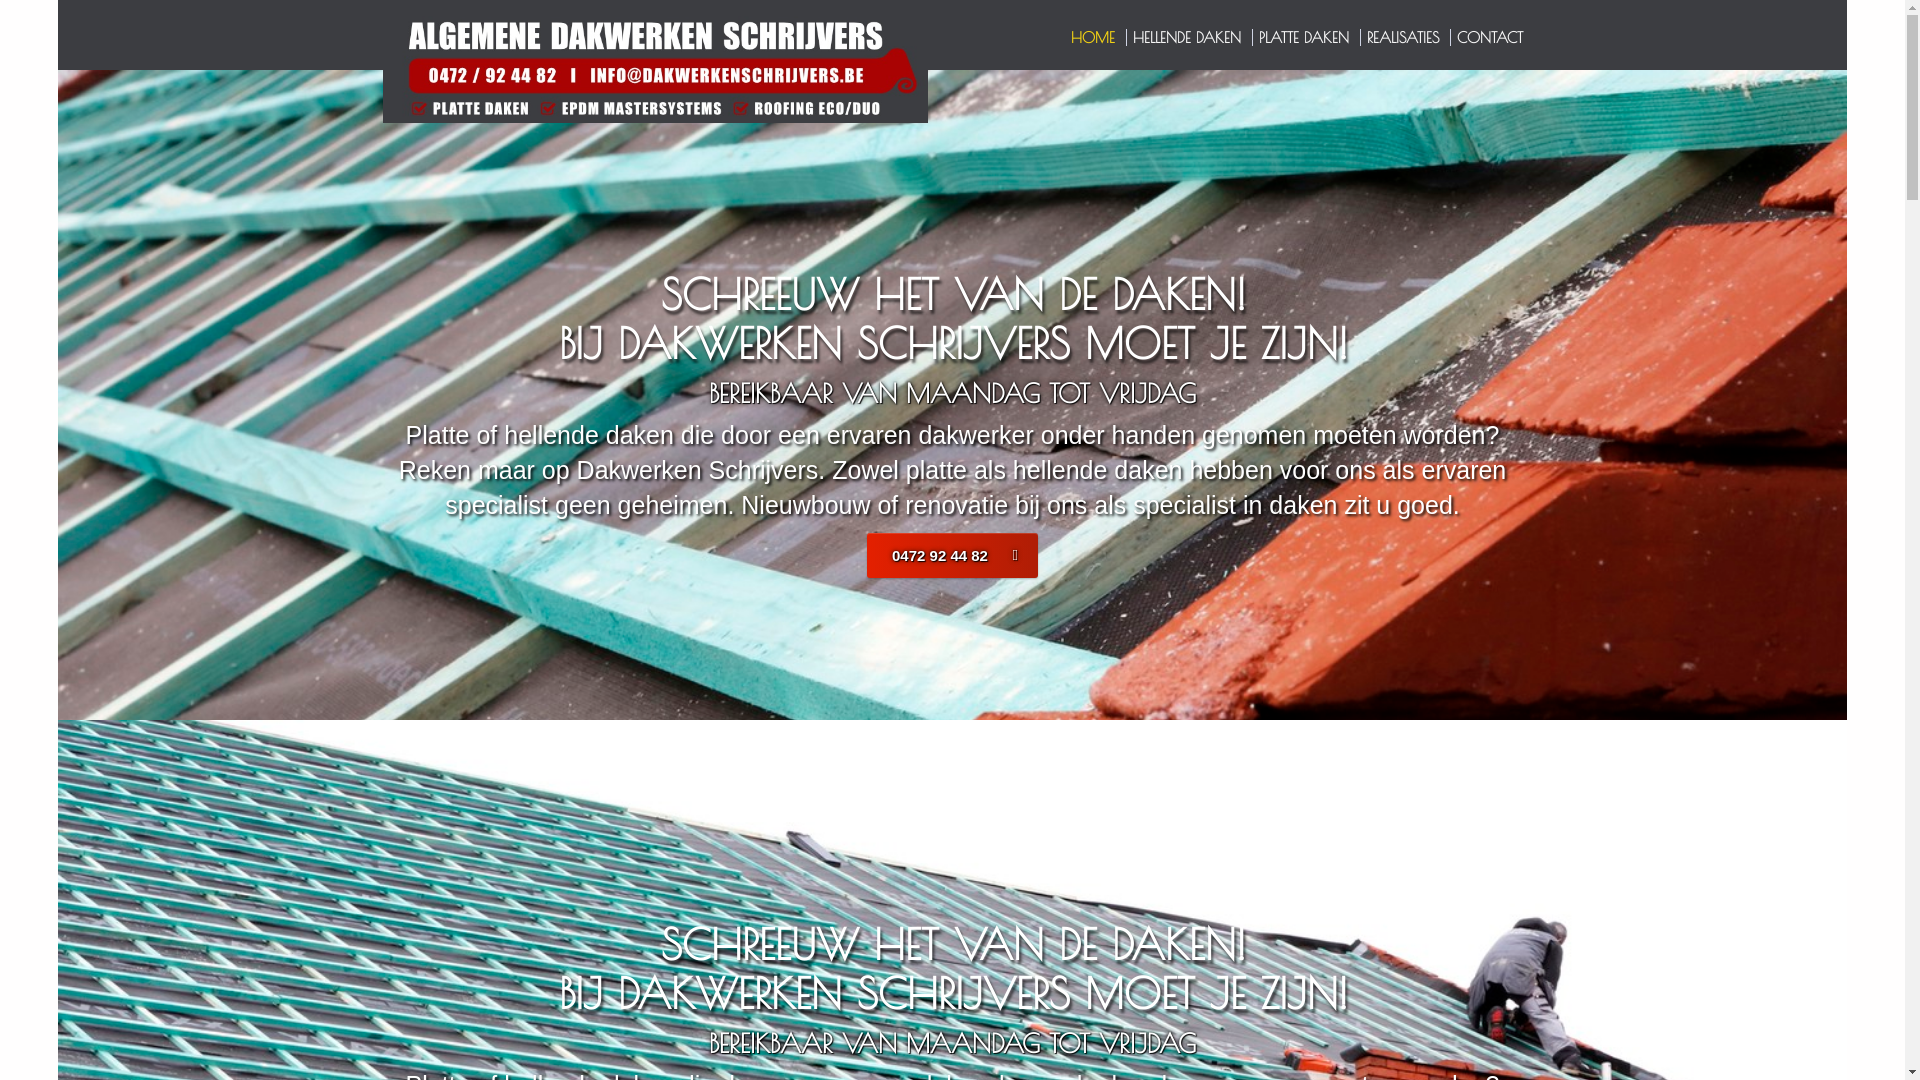 This screenshot has width=1920, height=1080. What do you see at coordinates (1488, 37) in the screenshot?
I see `'CONTACT'` at bounding box center [1488, 37].